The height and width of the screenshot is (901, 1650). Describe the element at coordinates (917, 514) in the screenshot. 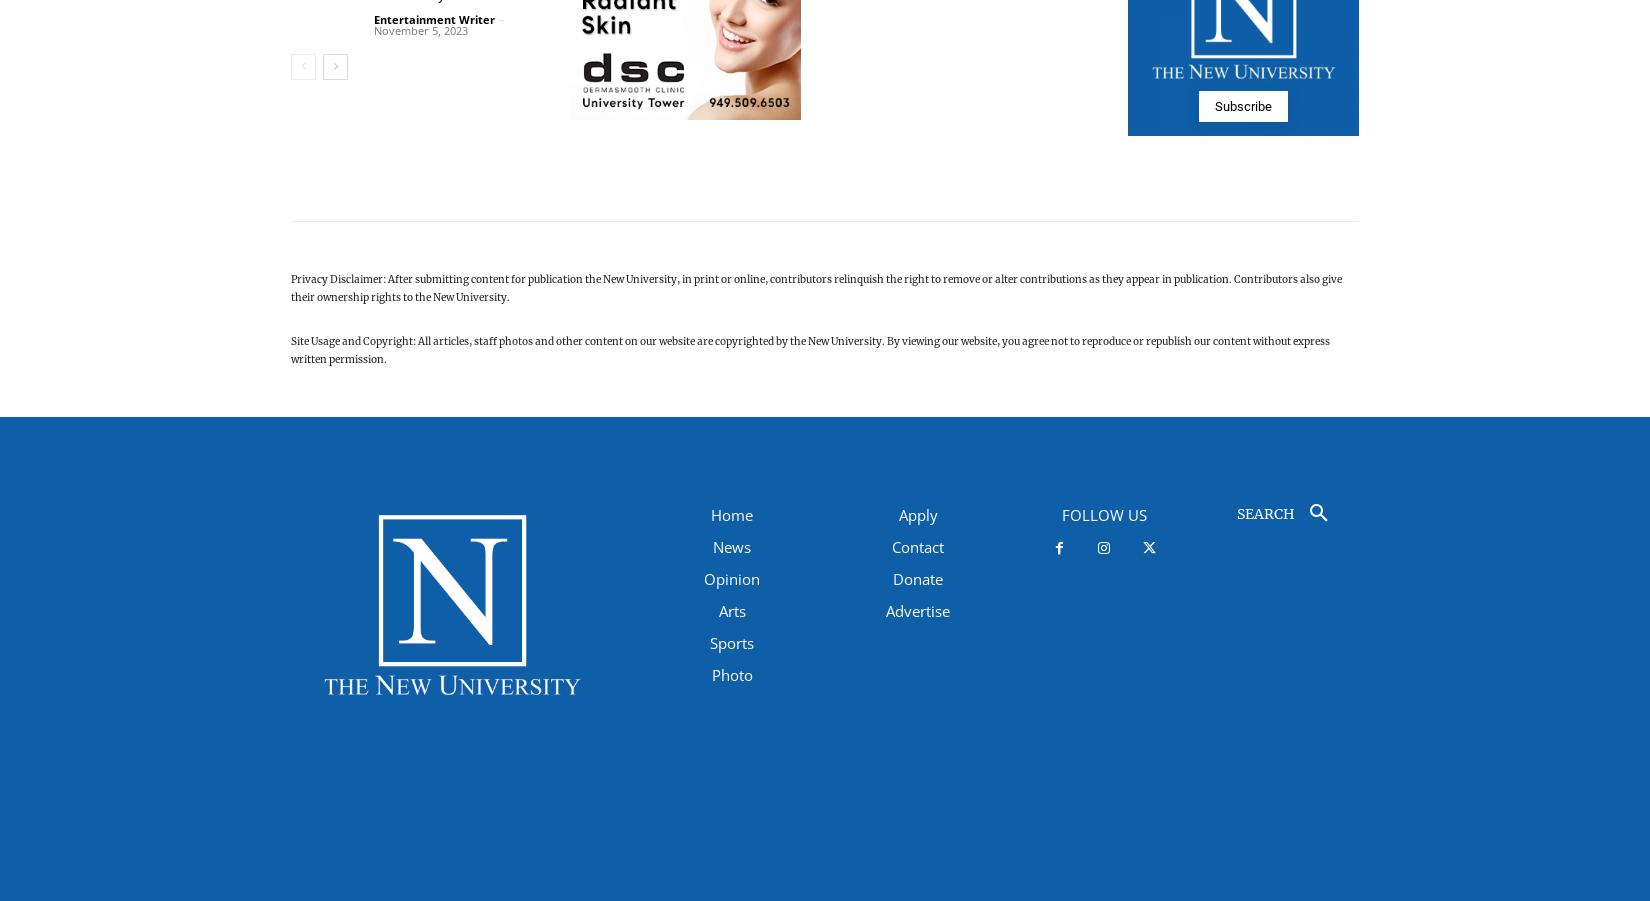

I see `'Apply'` at that location.